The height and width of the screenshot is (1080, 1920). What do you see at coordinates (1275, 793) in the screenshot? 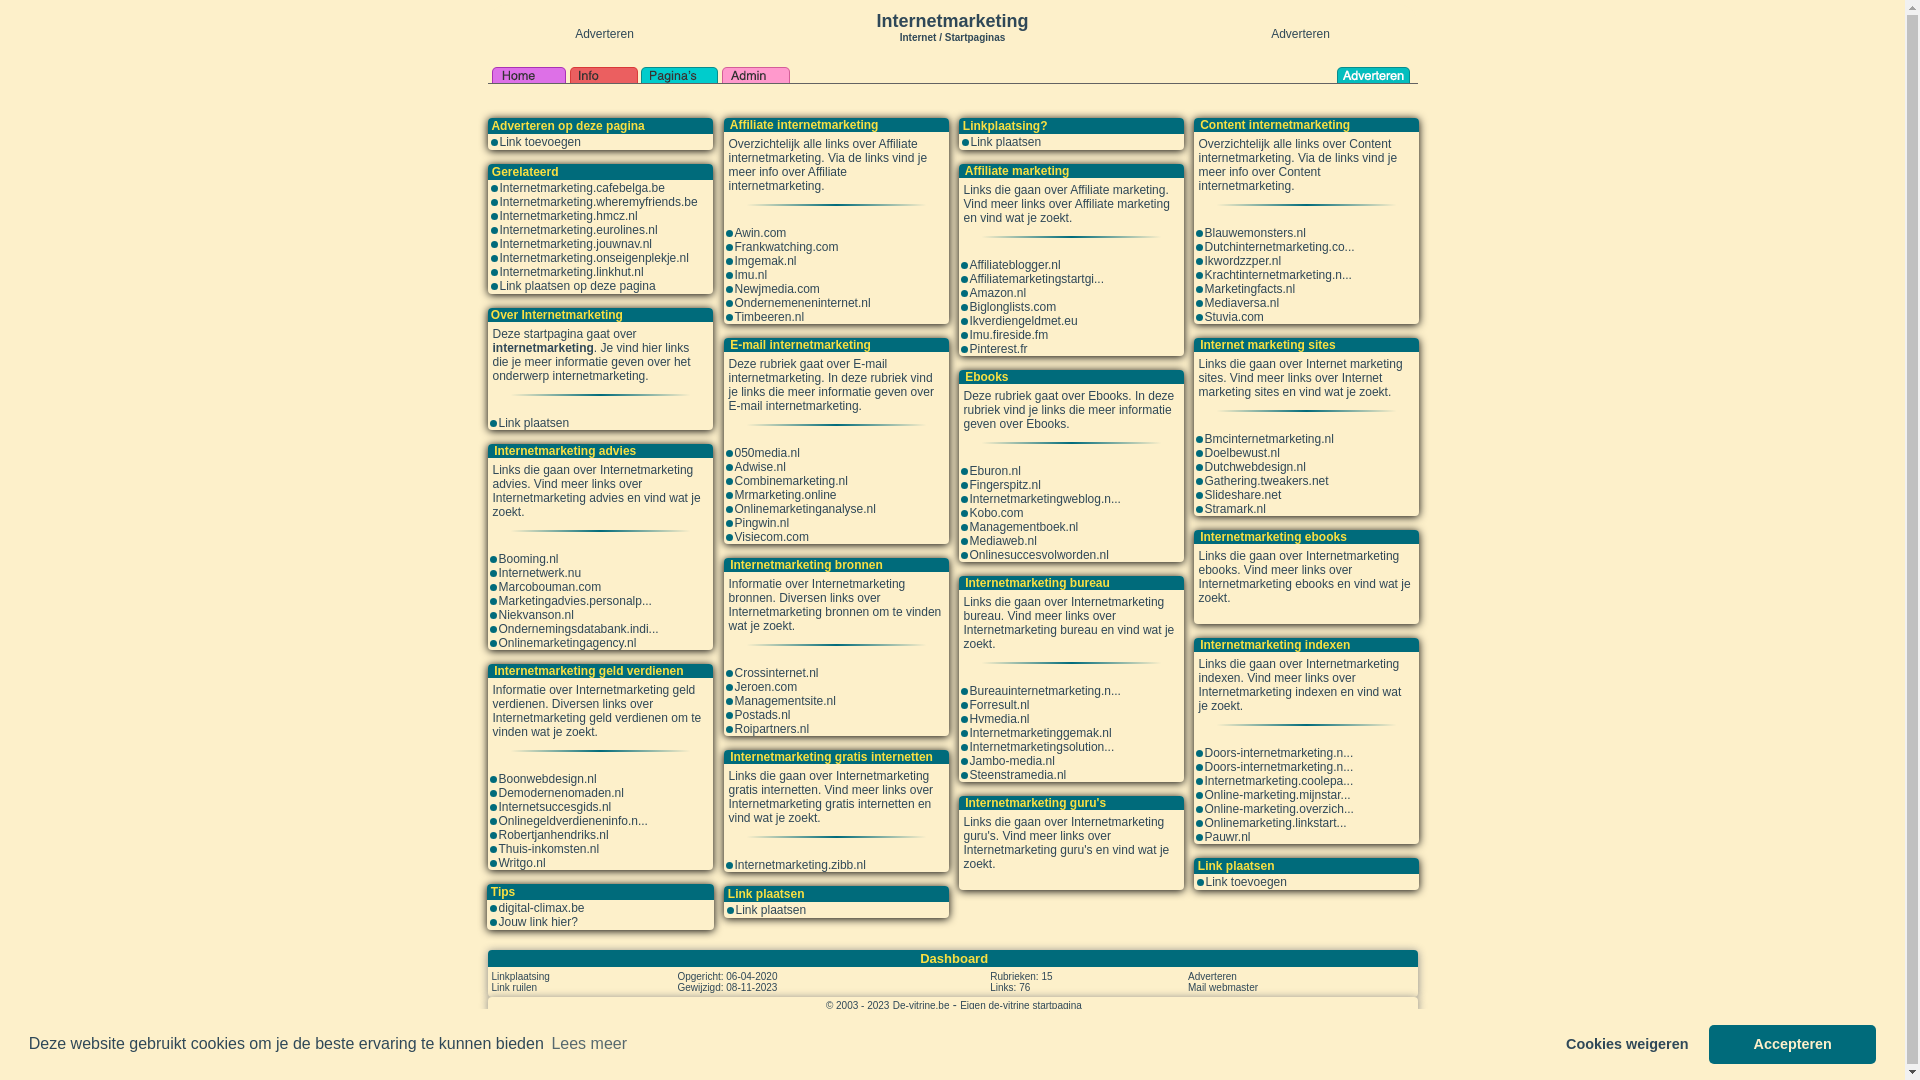
I see `'Online-marketing.mijnstar...'` at bounding box center [1275, 793].